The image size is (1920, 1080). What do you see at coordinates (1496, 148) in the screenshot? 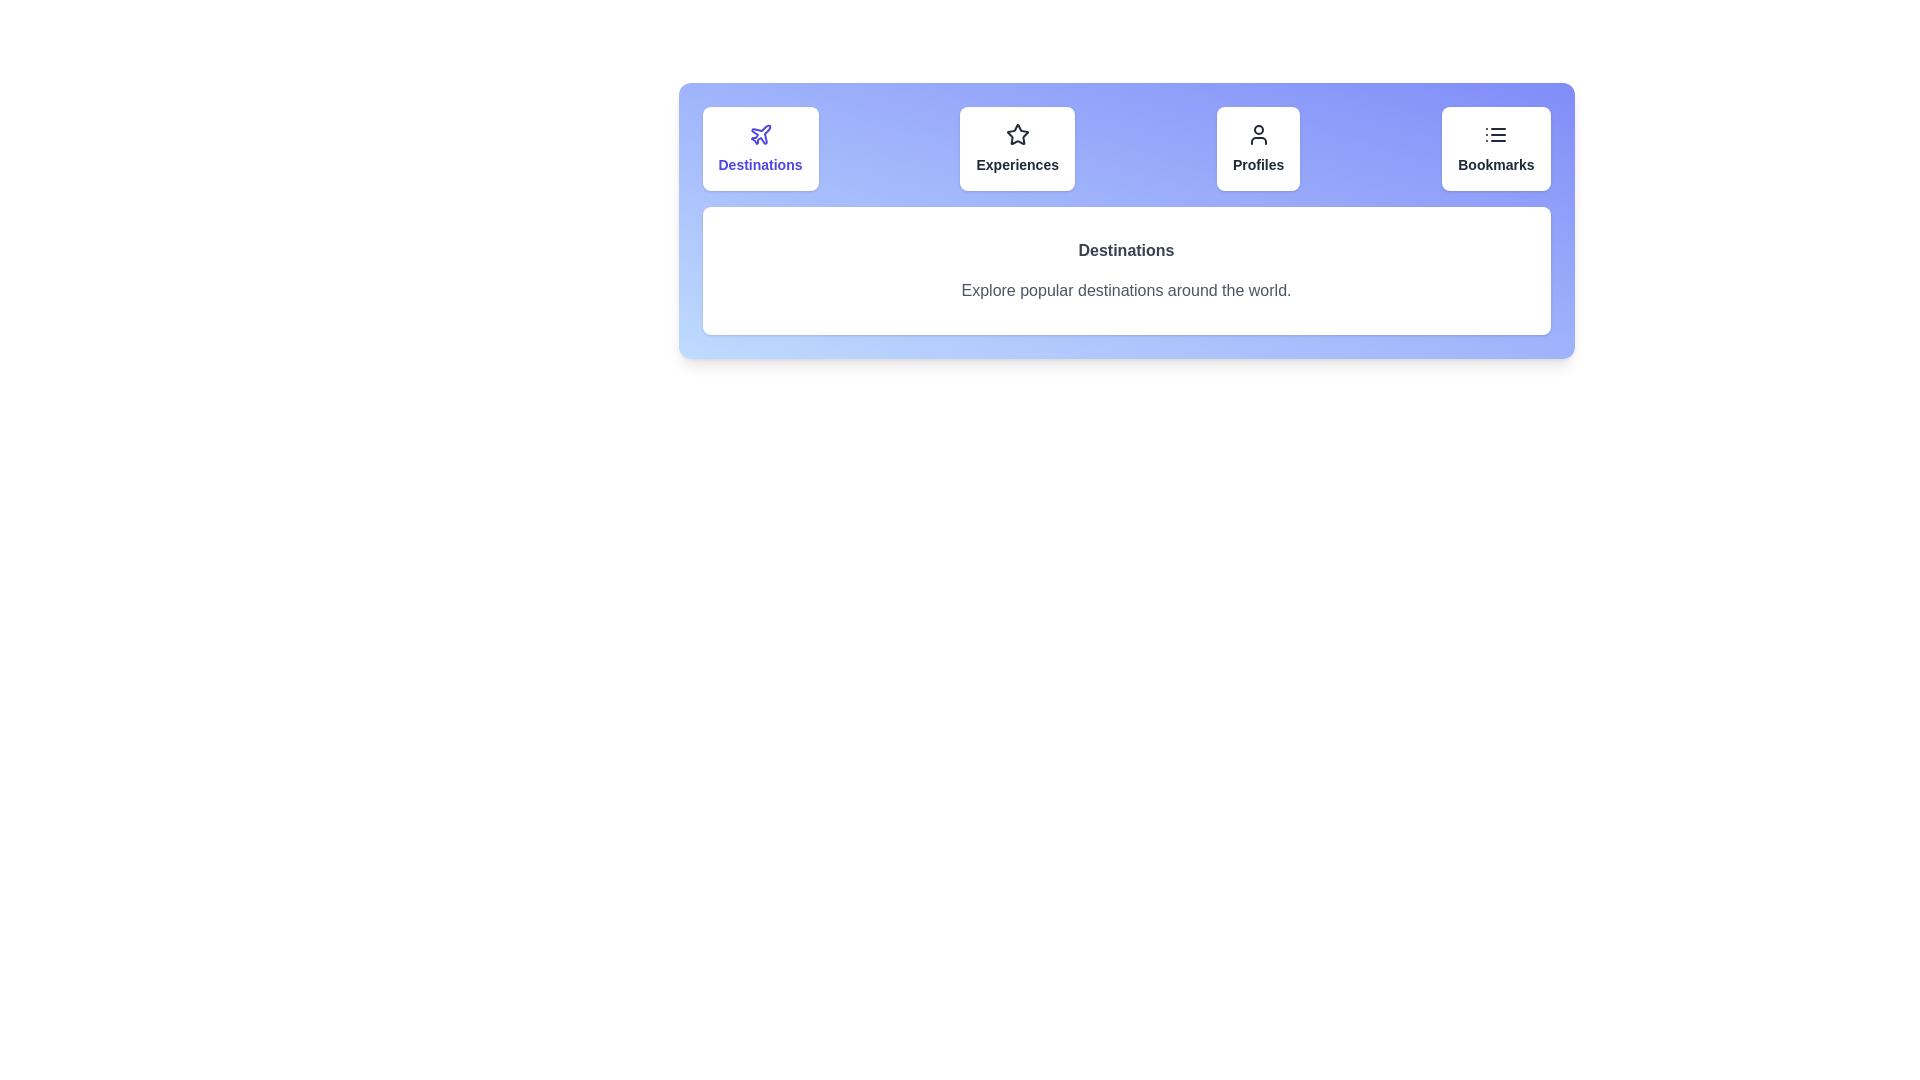
I see `the tab corresponding to Bookmarks` at bounding box center [1496, 148].